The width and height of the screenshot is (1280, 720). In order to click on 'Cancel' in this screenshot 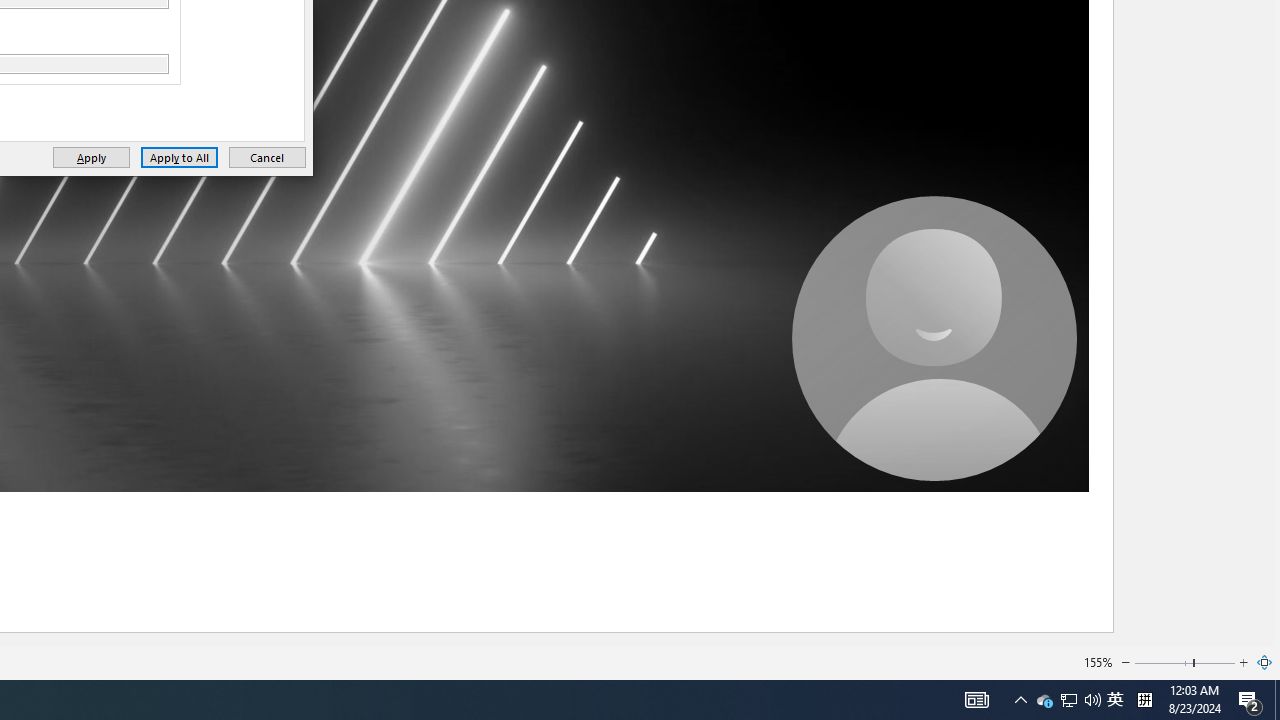, I will do `click(266, 156)`.